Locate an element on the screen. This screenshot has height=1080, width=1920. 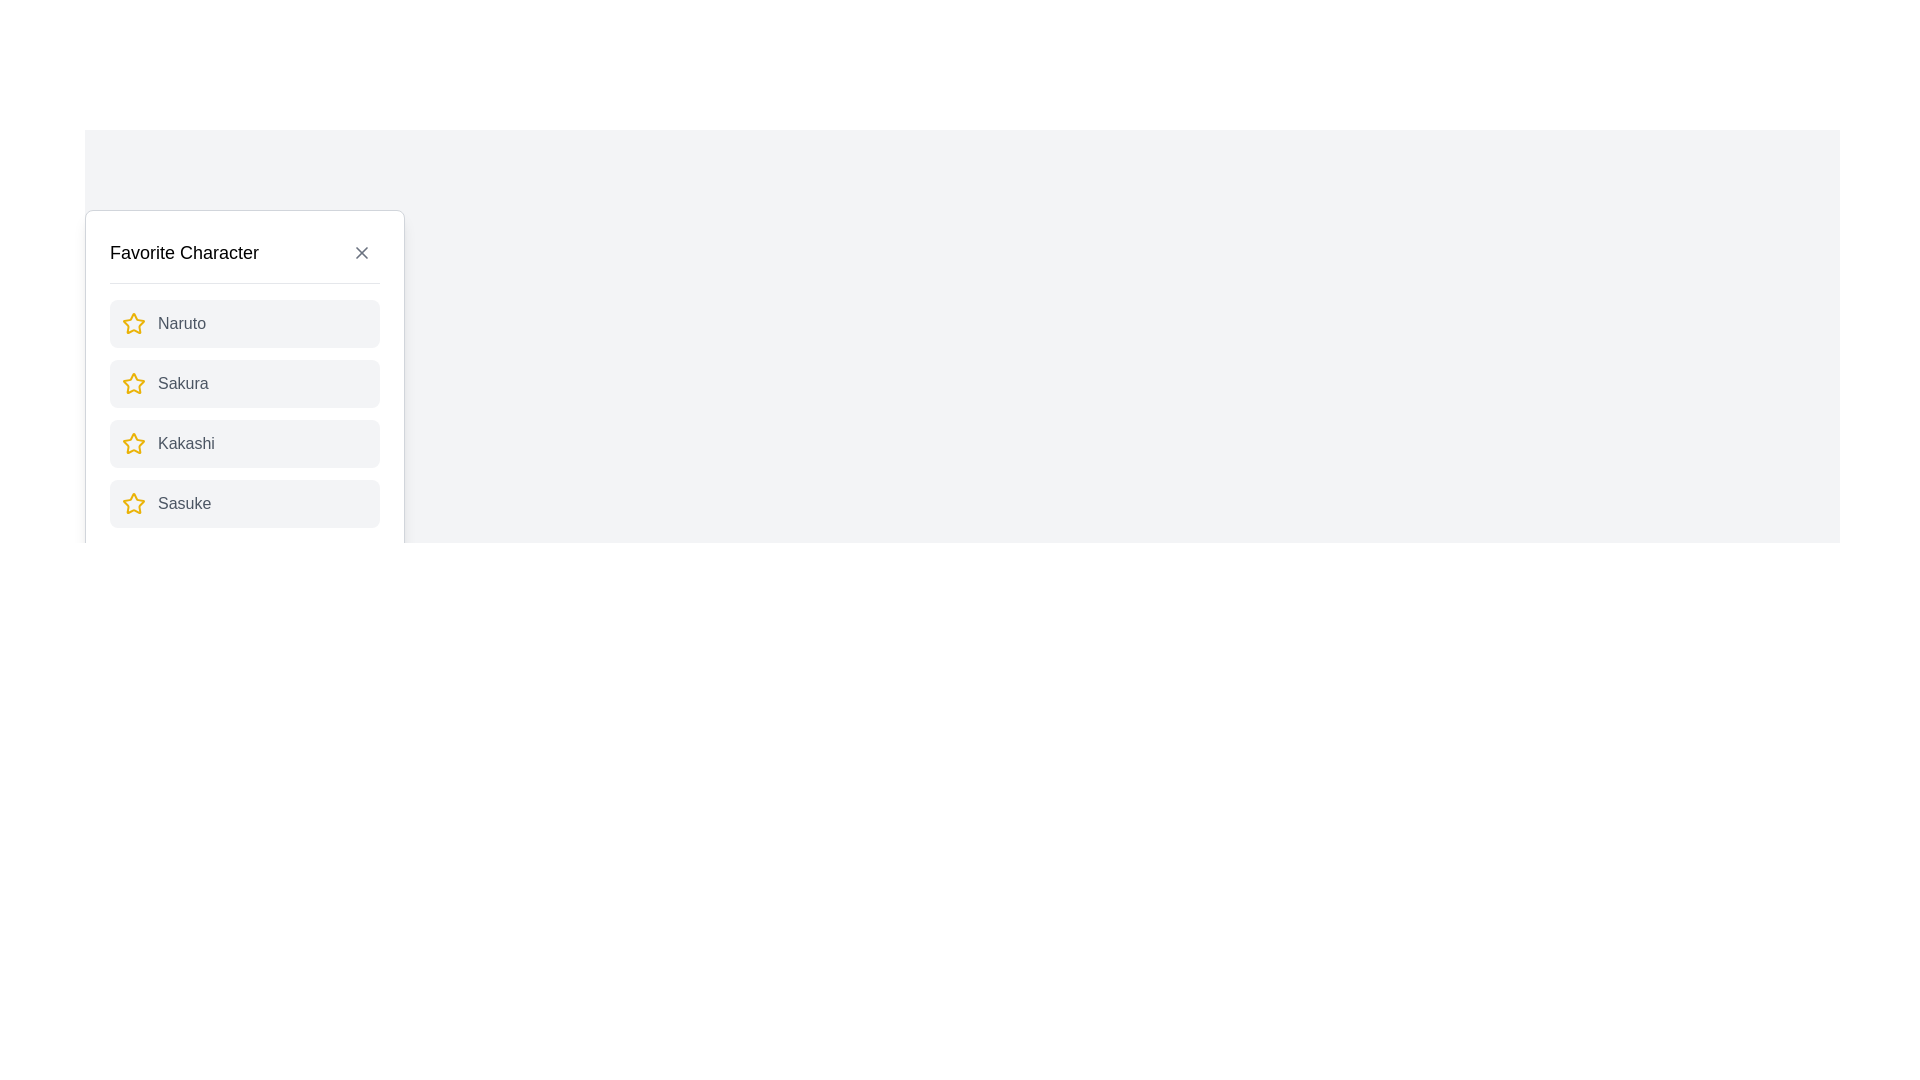
the second item labeled 'Sakura' in the list of selectable items within the 'Favorite Character' modal is located at coordinates (243, 412).